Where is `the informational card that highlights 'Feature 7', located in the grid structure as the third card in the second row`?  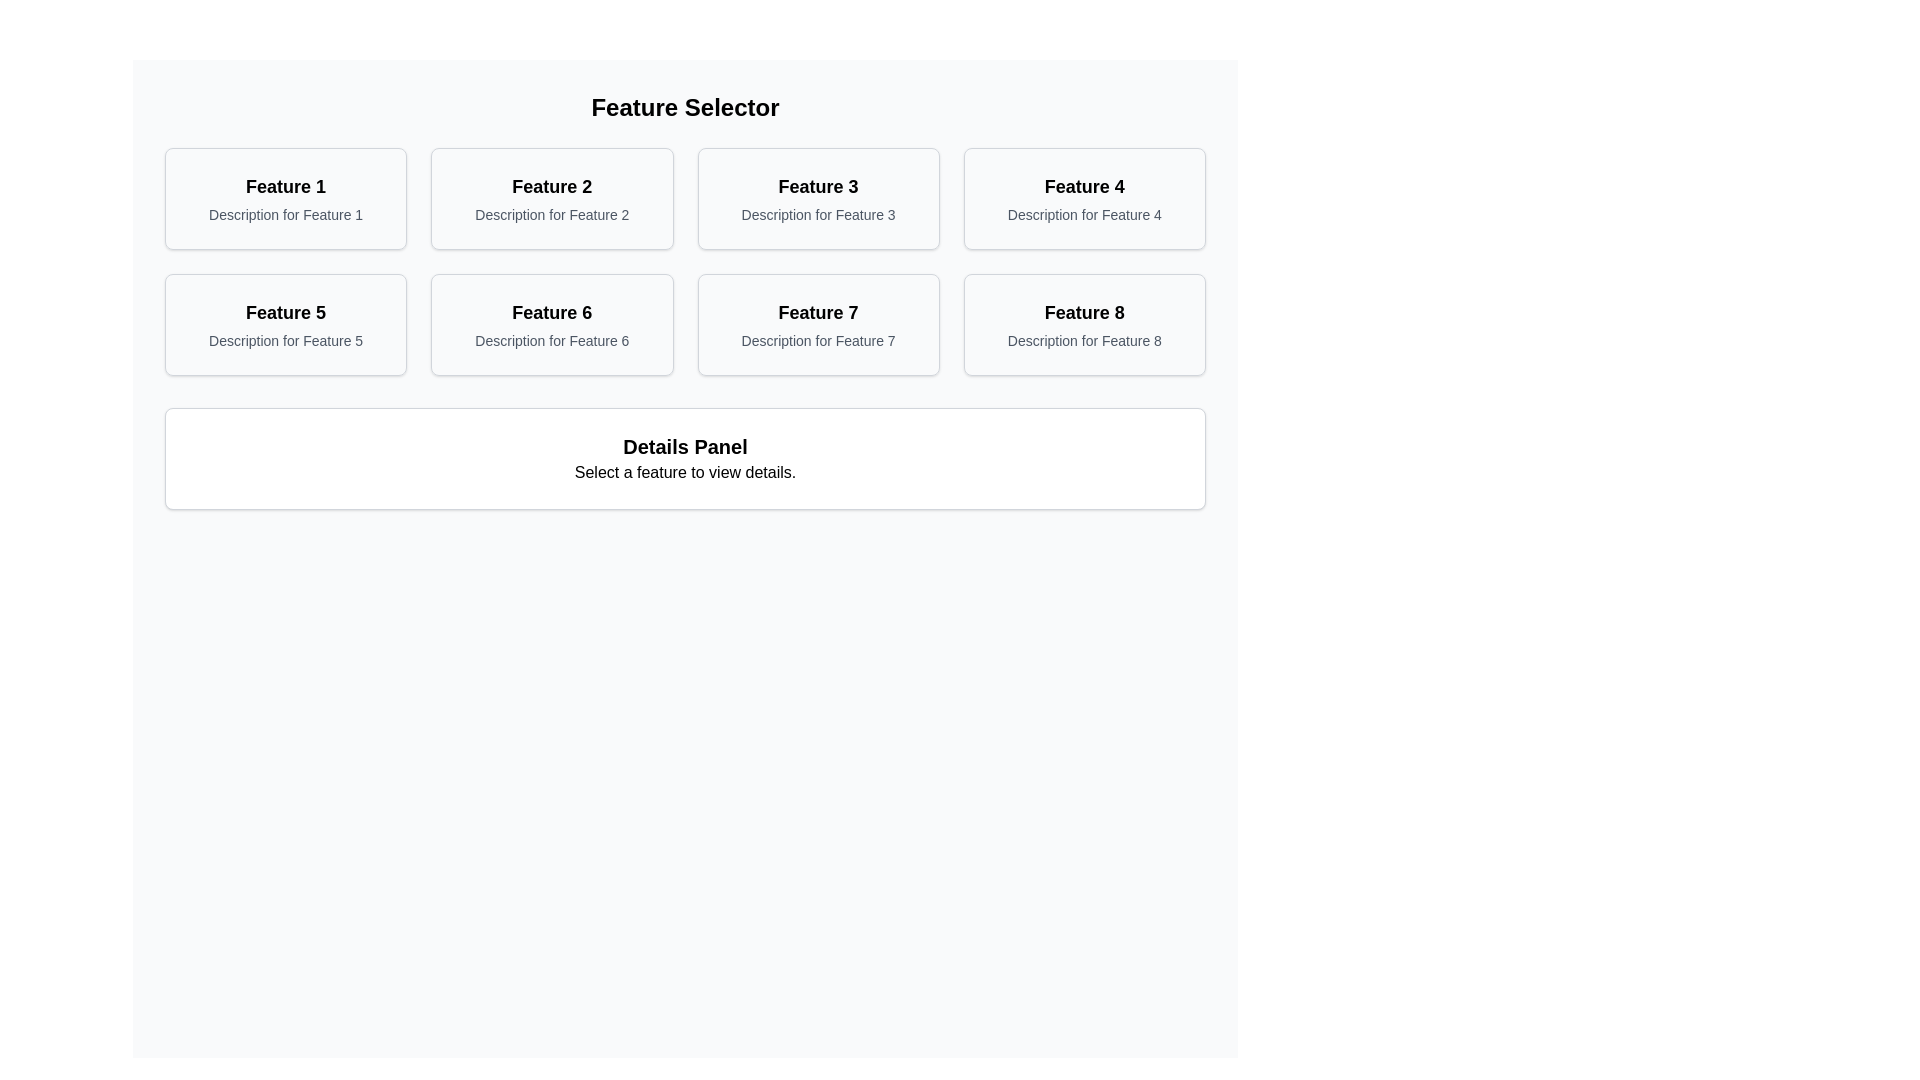 the informational card that highlights 'Feature 7', located in the grid structure as the third card in the second row is located at coordinates (818, 323).